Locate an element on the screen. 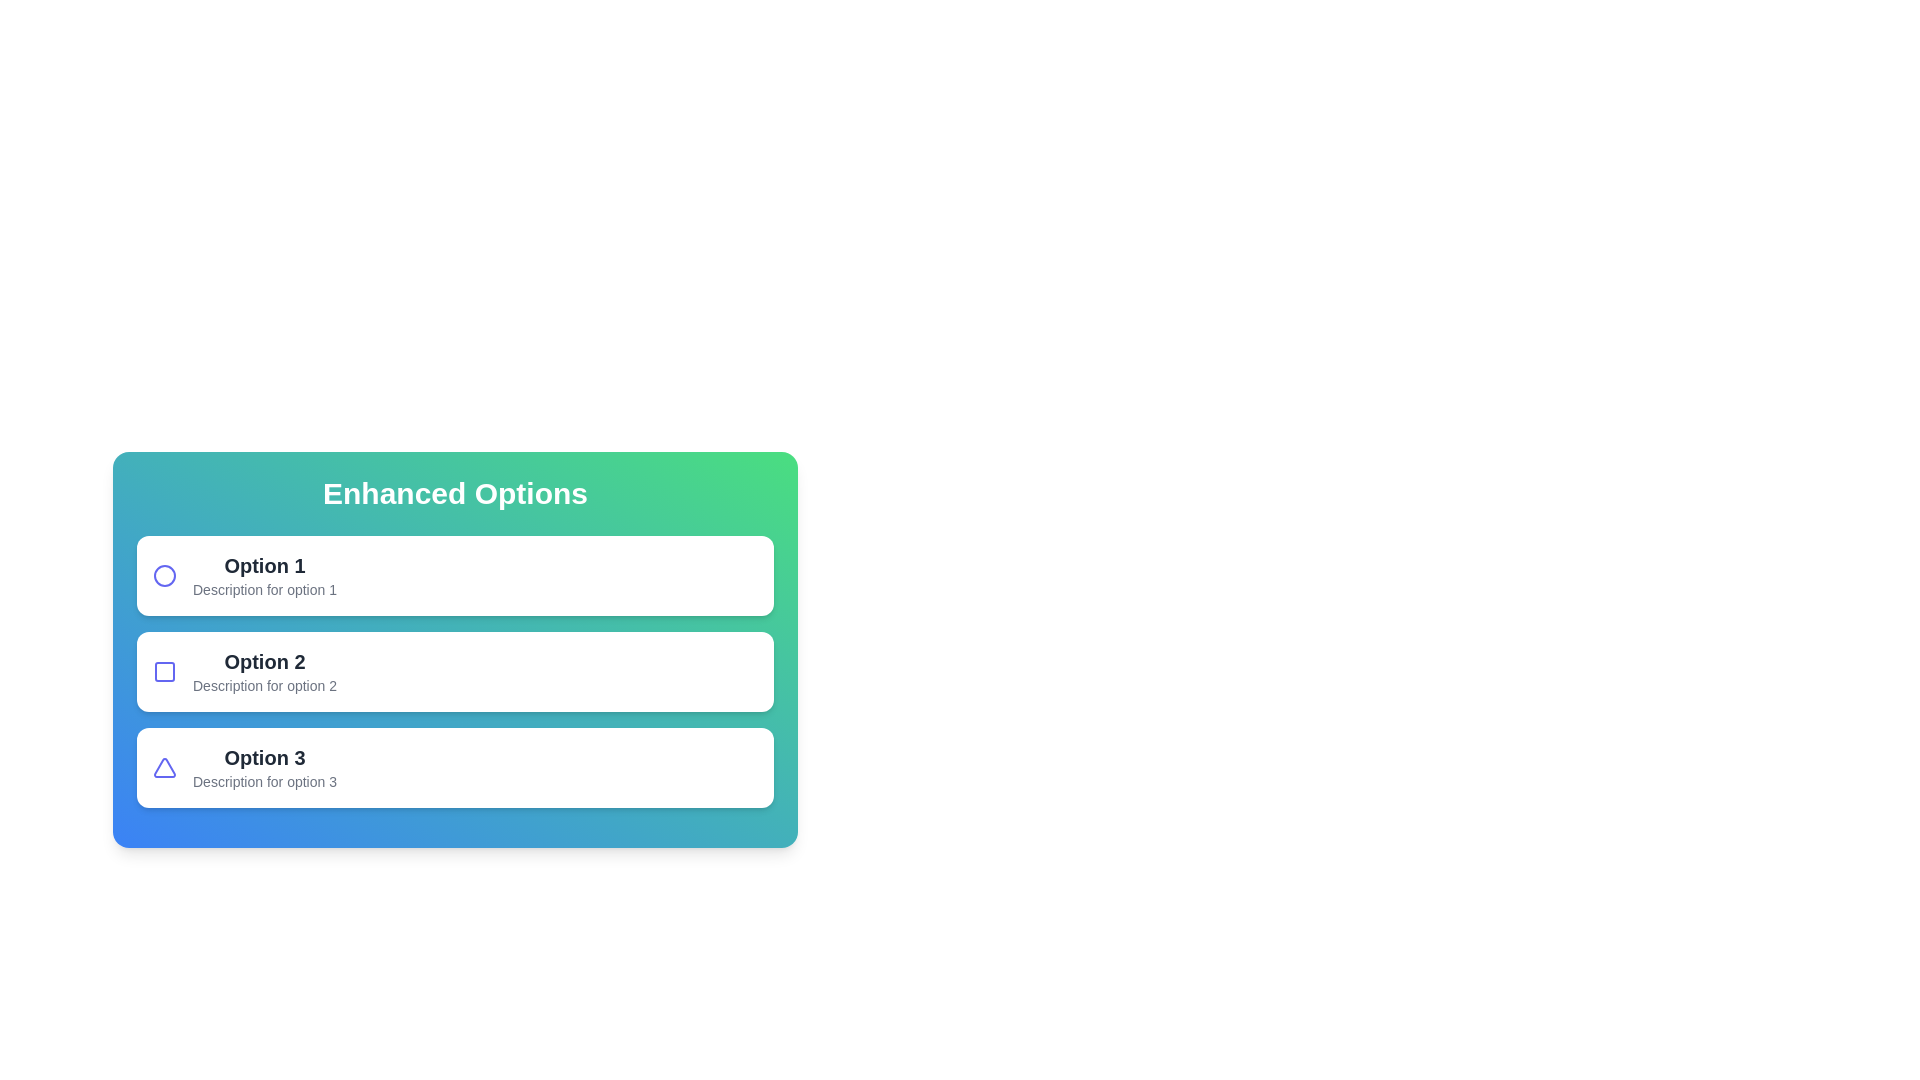  the 'Option 3' text block, which displays the option and its description within a white, rounded rectangular card is located at coordinates (263, 766).